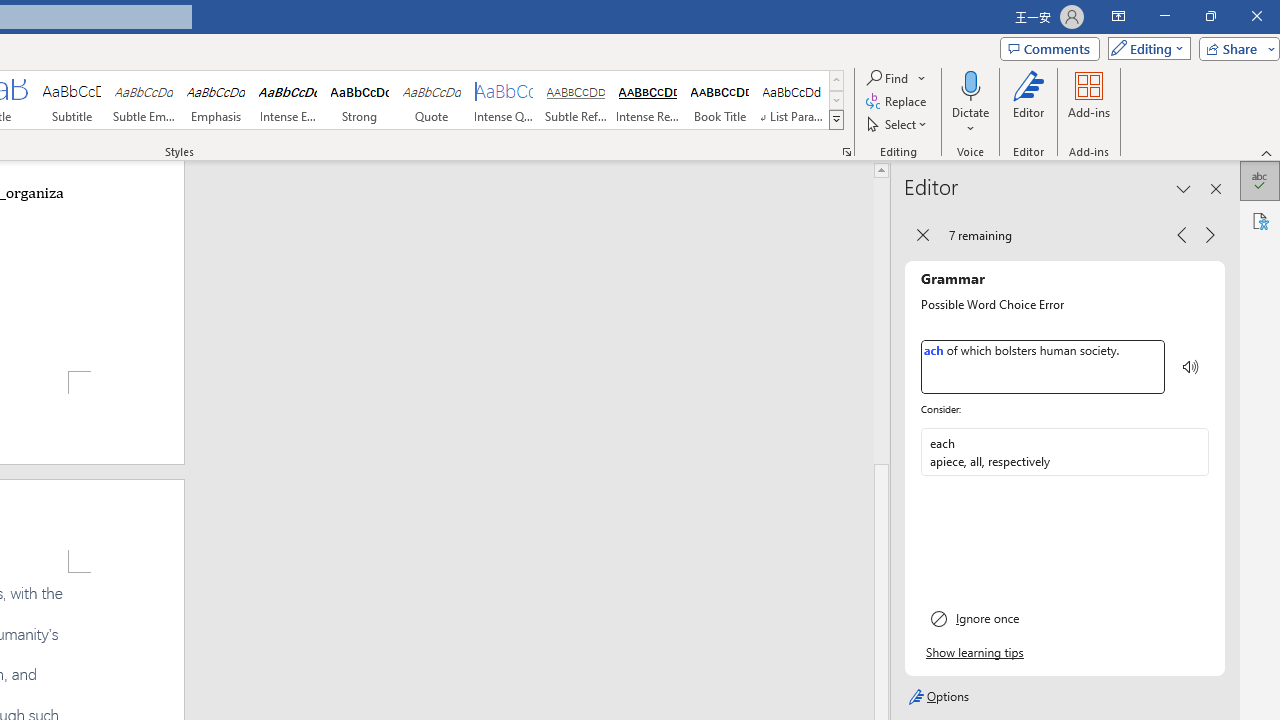 The width and height of the screenshot is (1280, 720). What do you see at coordinates (143, 100) in the screenshot?
I see `'Subtle Emphasis'` at bounding box center [143, 100].